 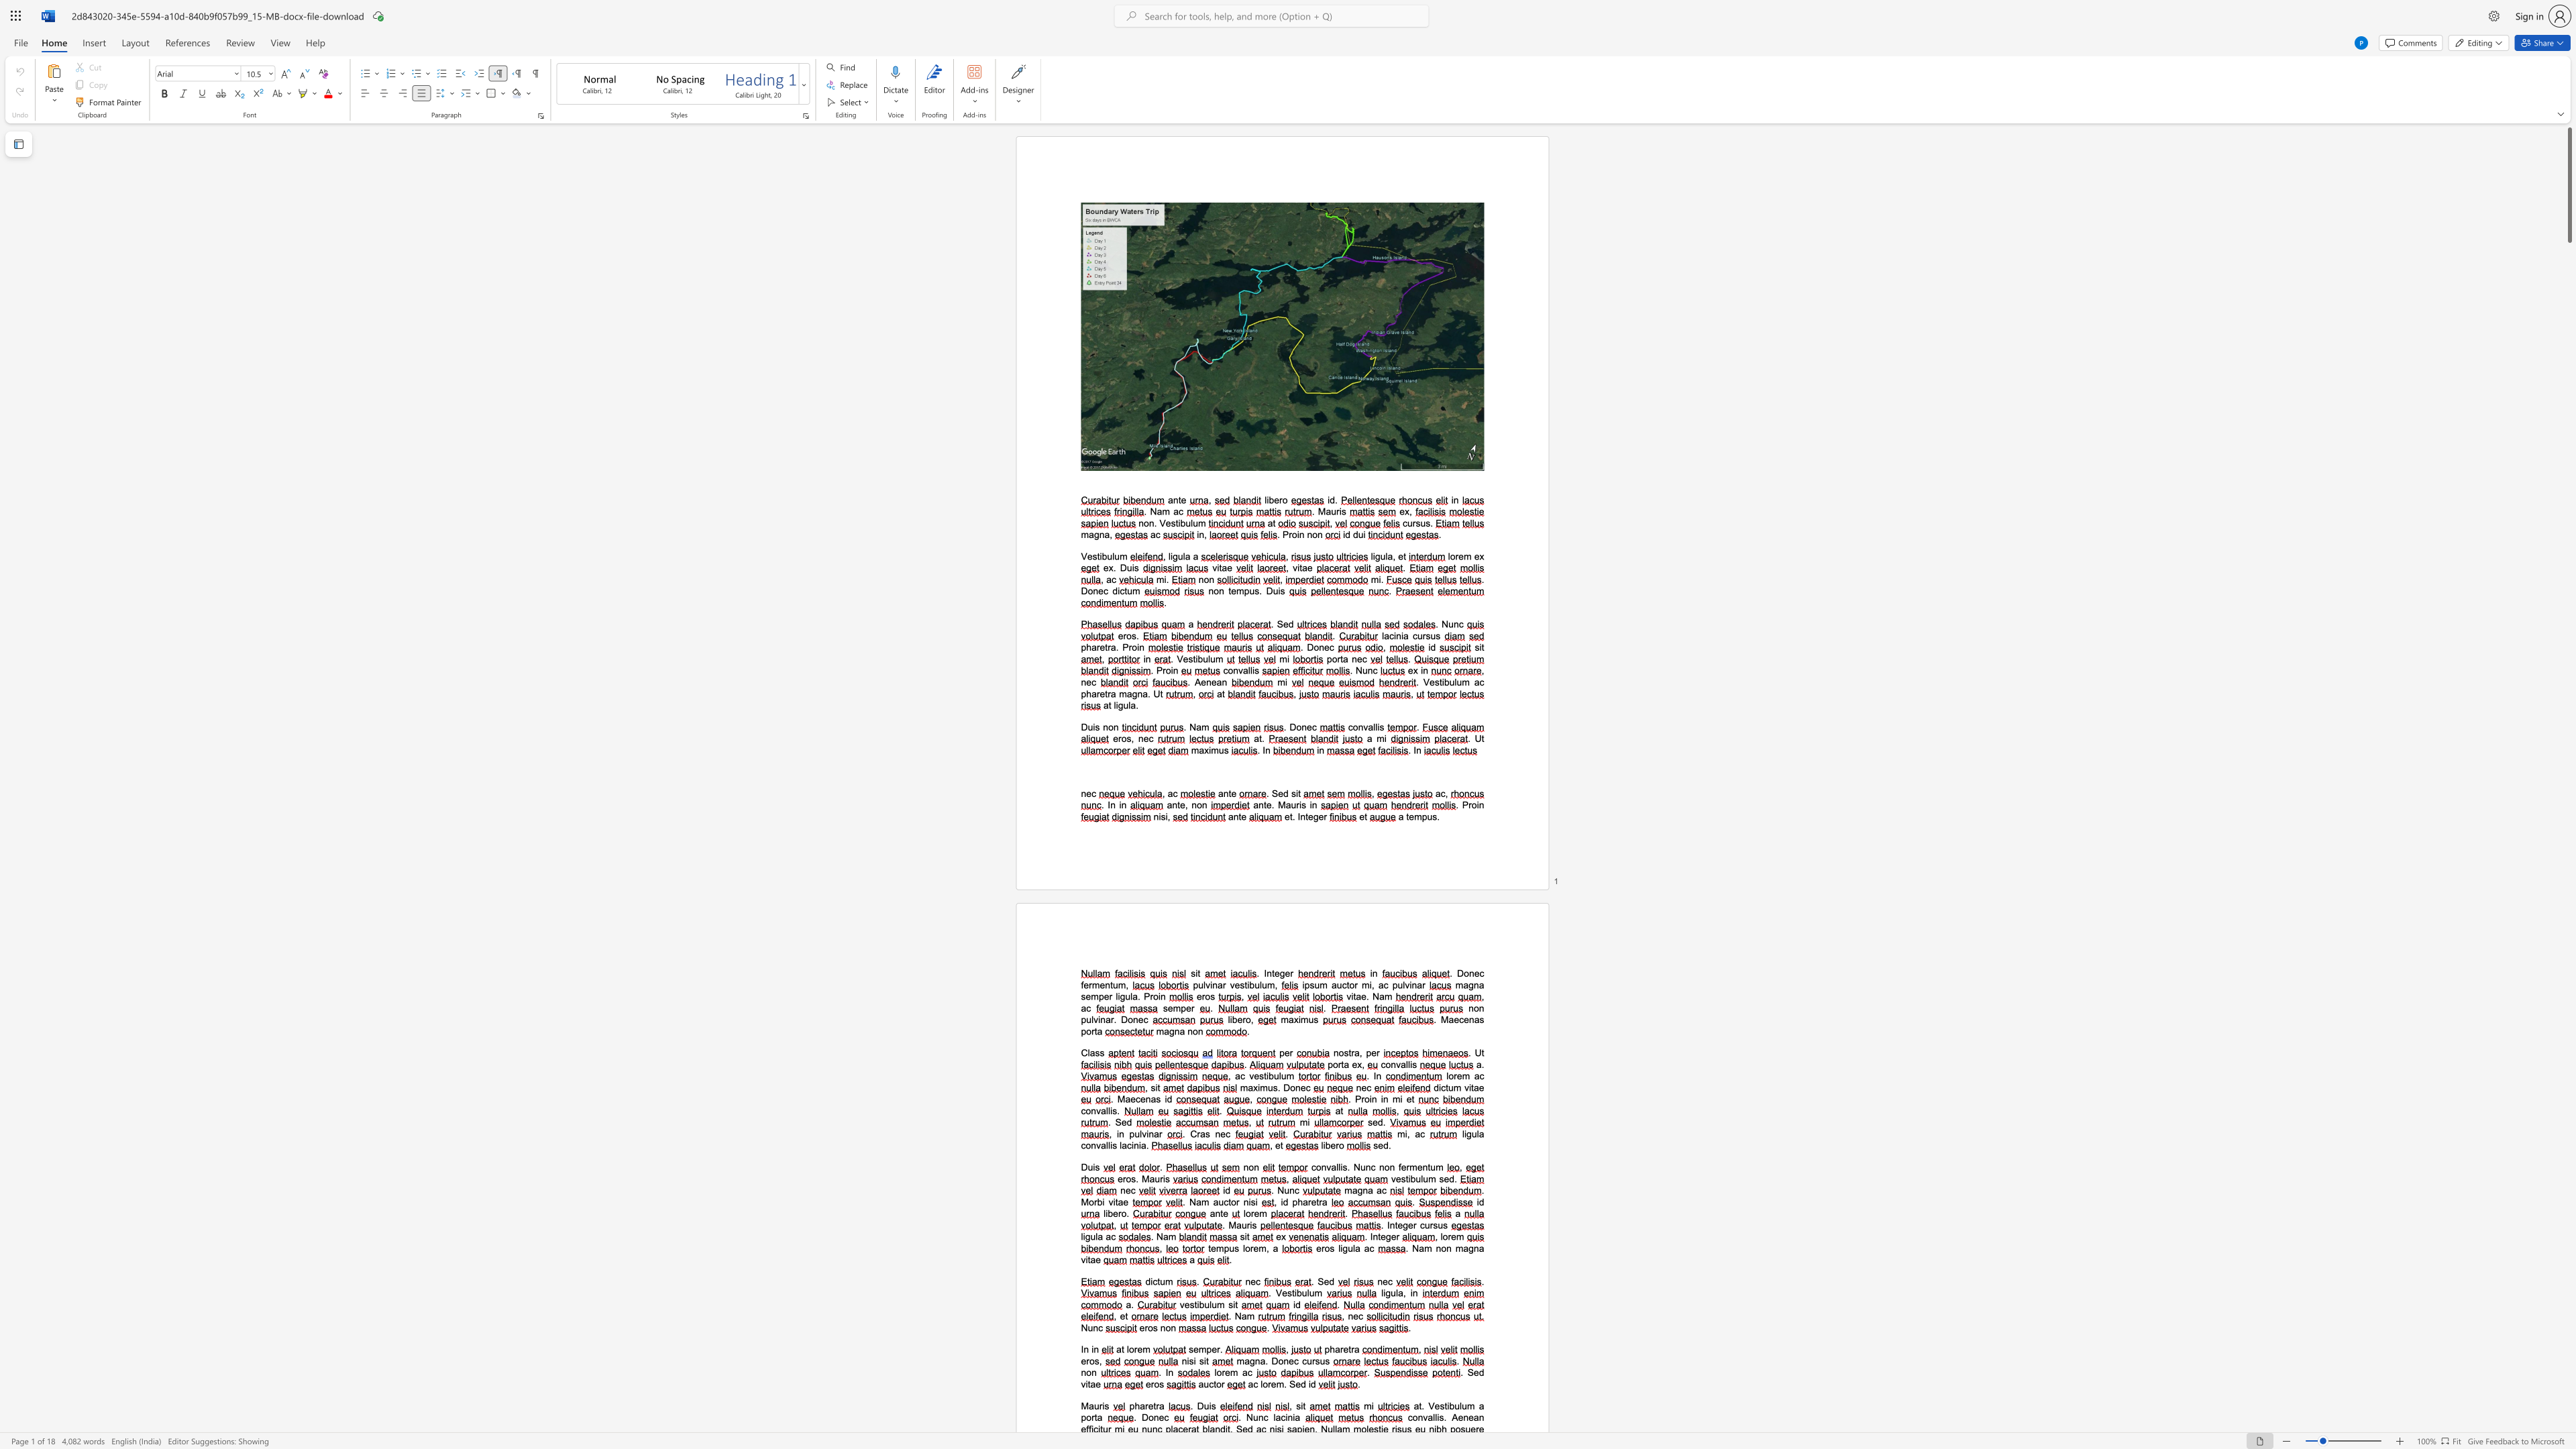 What do you see at coordinates (1137, 1350) in the screenshot?
I see `the space between the continuous character "r" and "e" in the text` at bounding box center [1137, 1350].